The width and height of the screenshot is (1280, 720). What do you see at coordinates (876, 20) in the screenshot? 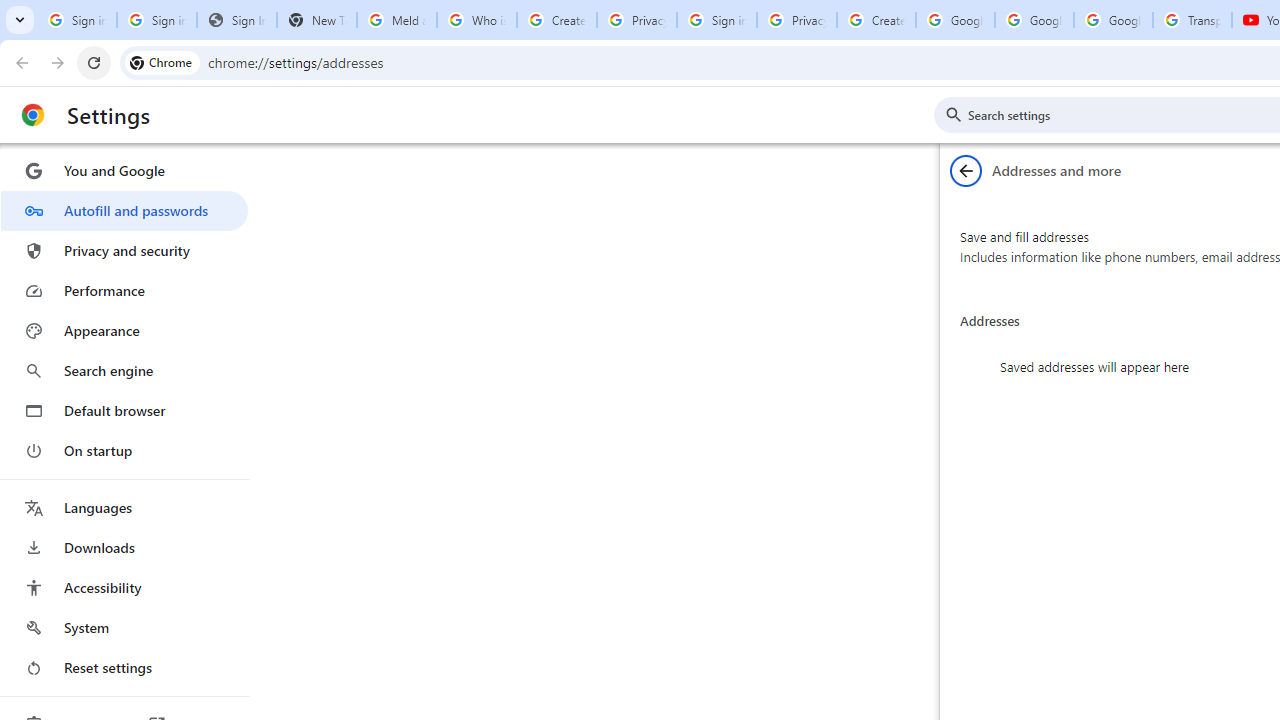
I see `'Create your Google Account'` at bounding box center [876, 20].